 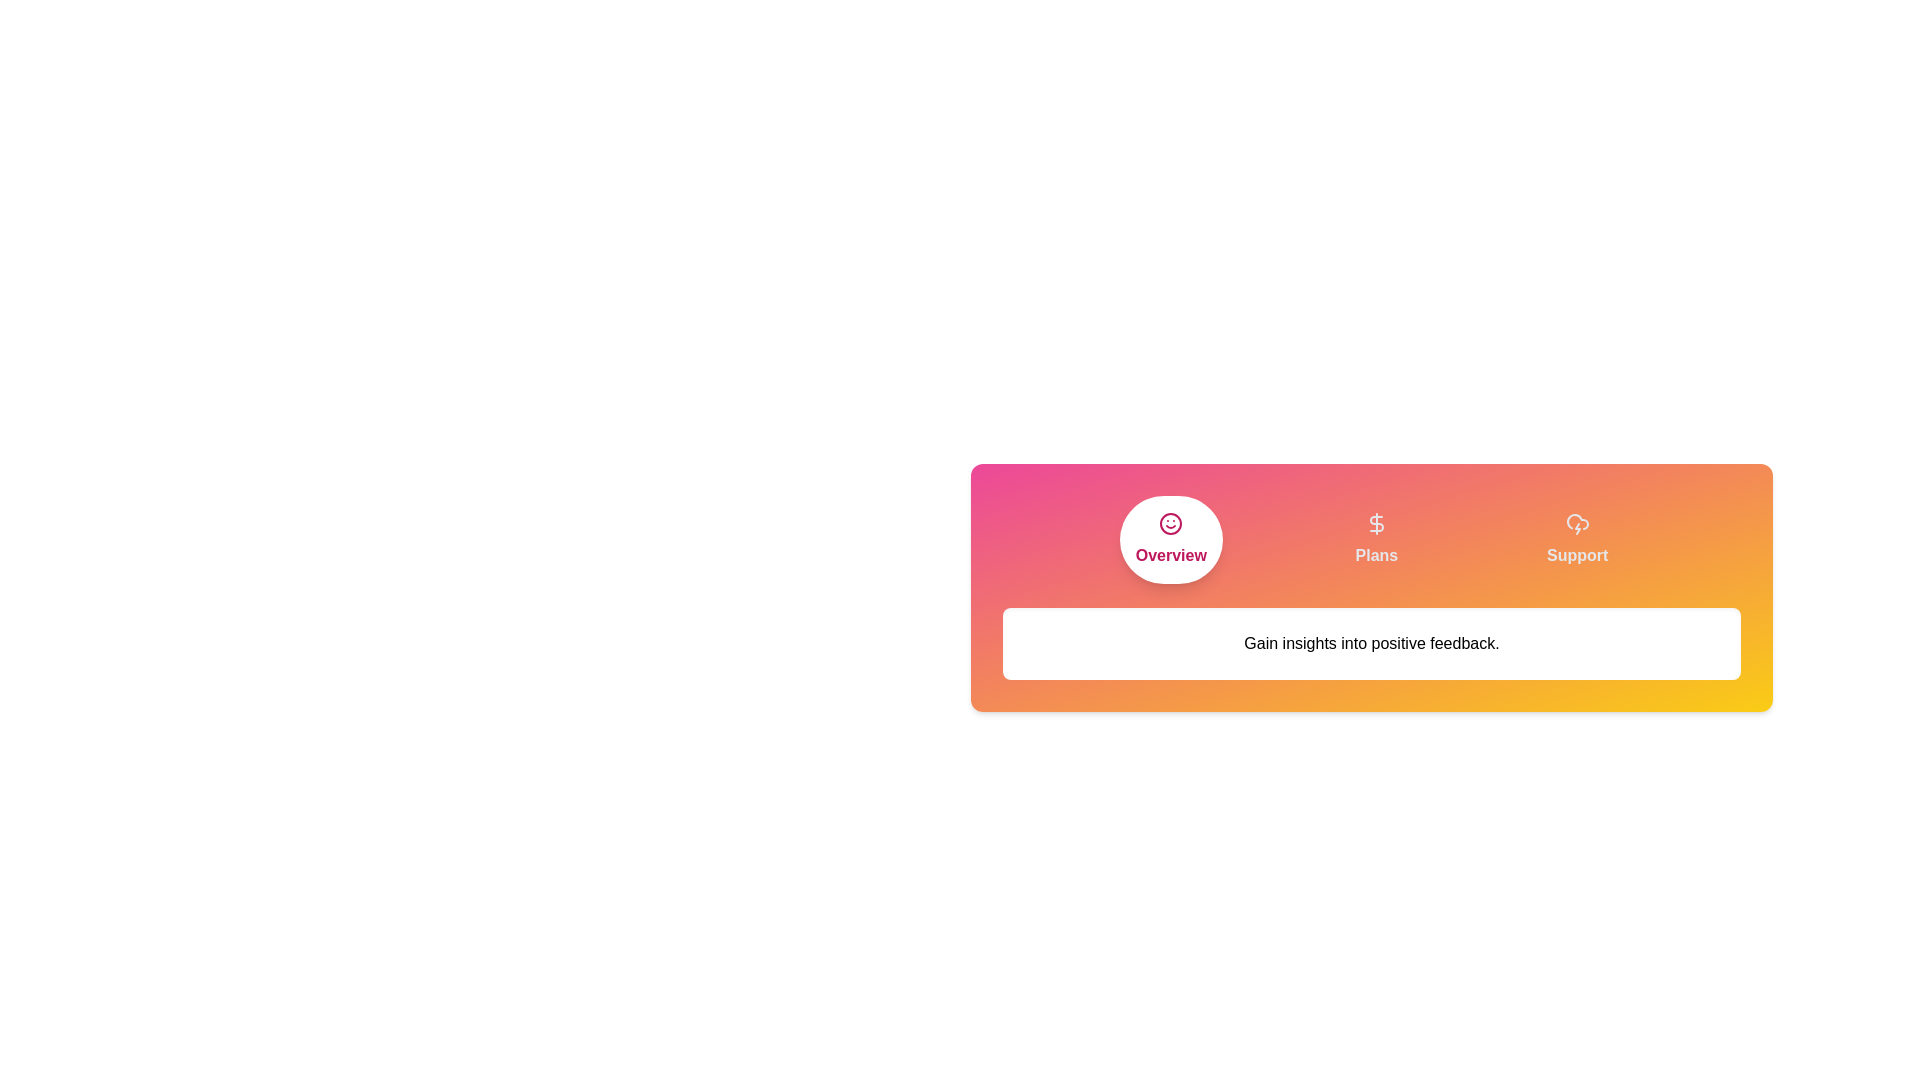 What do you see at coordinates (1576, 540) in the screenshot?
I see `the Support tab to activate it` at bounding box center [1576, 540].